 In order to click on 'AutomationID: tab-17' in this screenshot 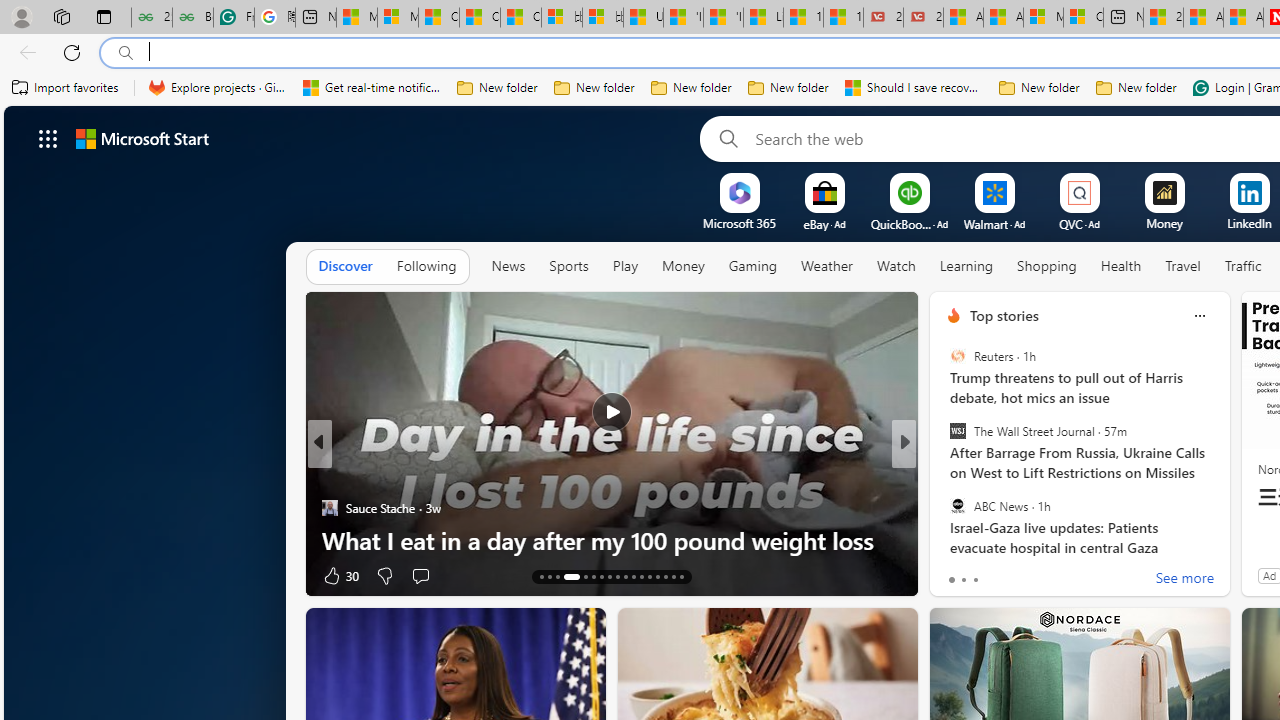, I will do `click(584, 577)`.